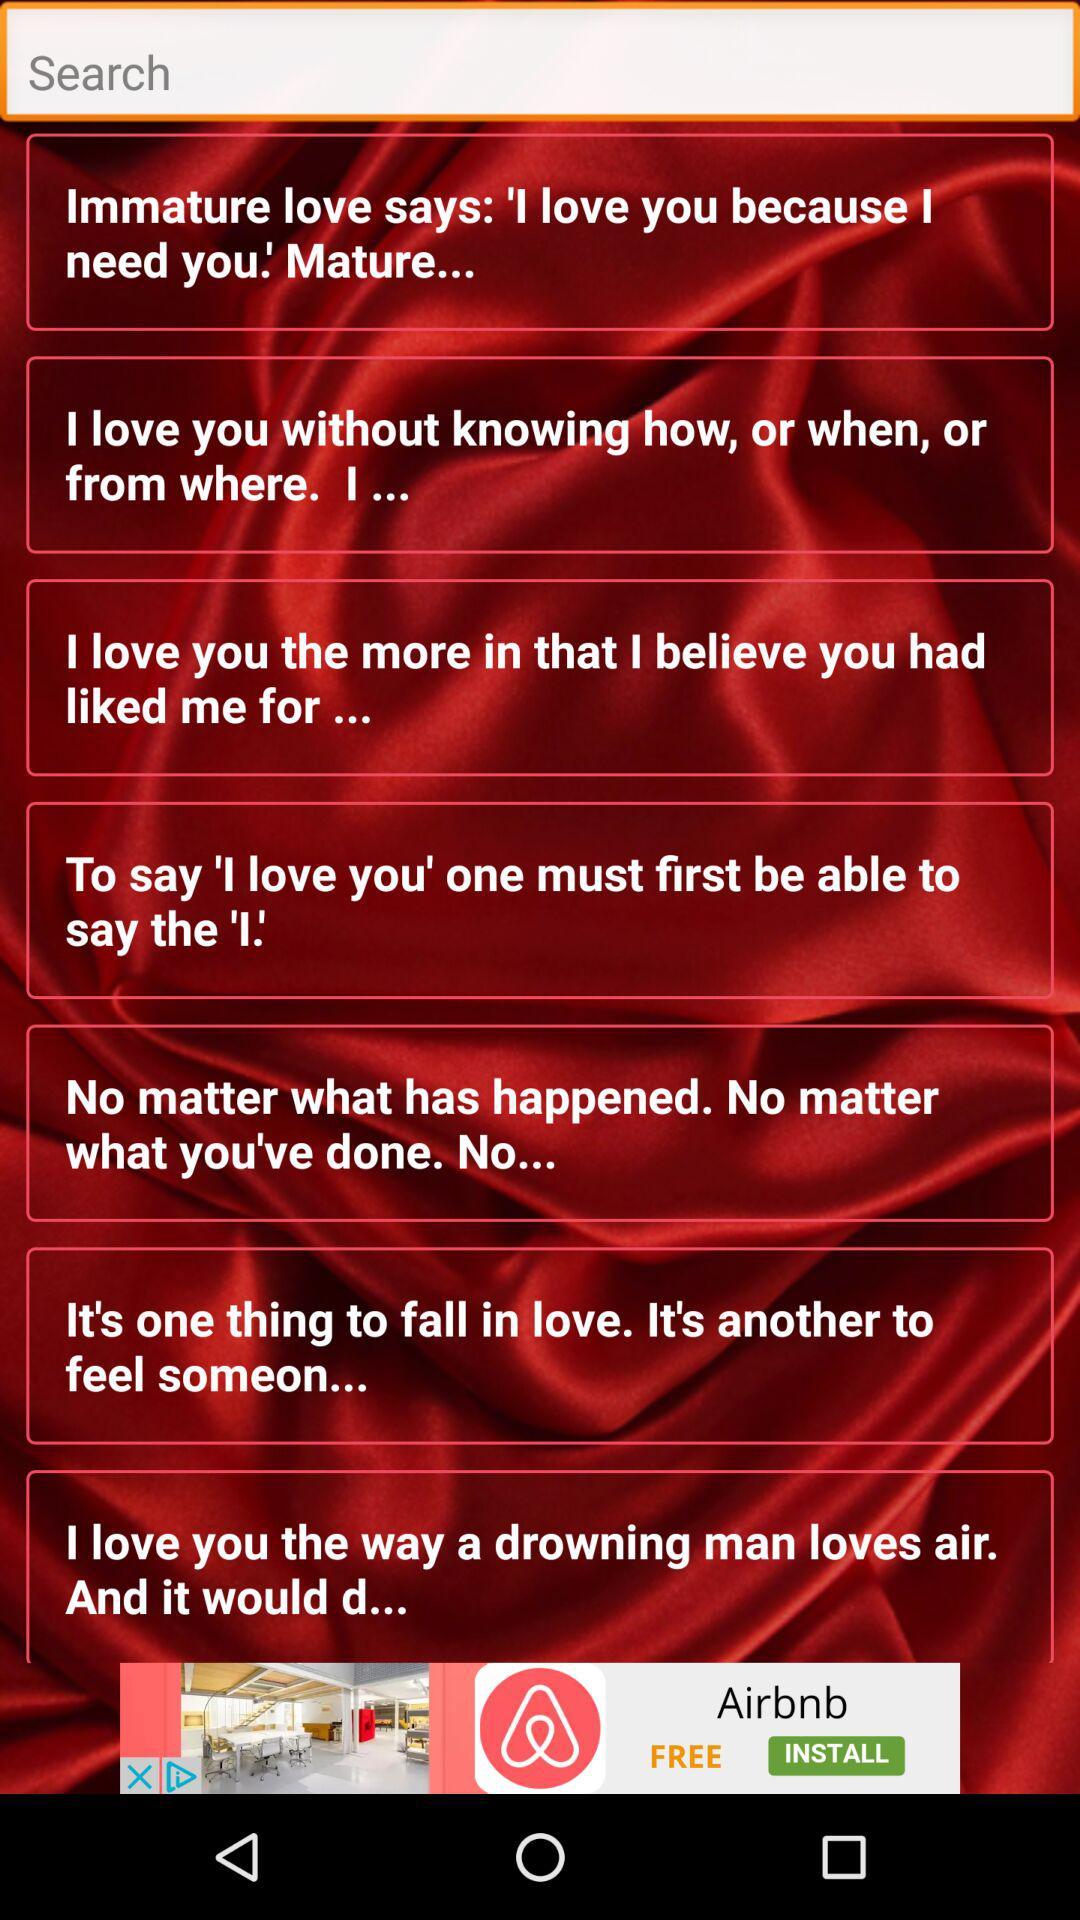 This screenshot has width=1080, height=1920. What do you see at coordinates (540, 1727) in the screenshot?
I see `more information about an advertisement` at bounding box center [540, 1727].